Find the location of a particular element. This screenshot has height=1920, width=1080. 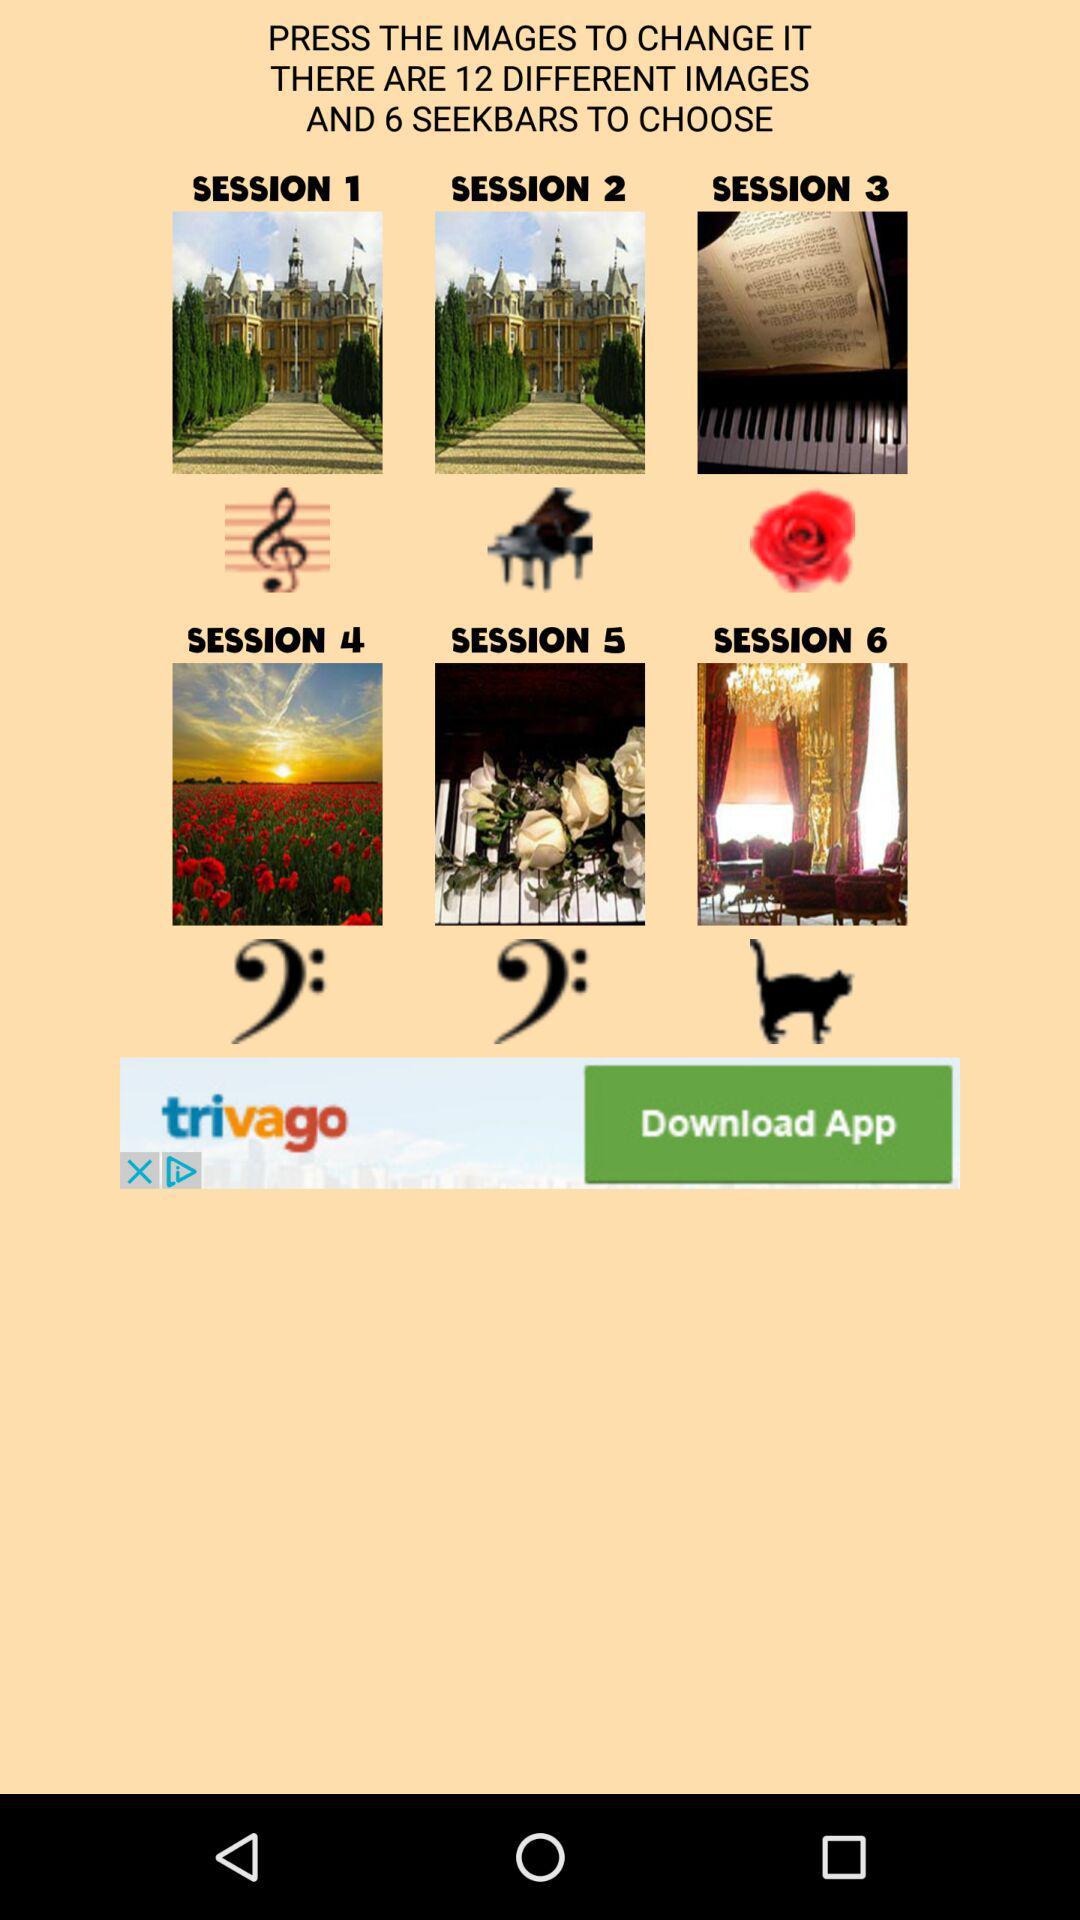

open is located at coordinates (540, 1123).